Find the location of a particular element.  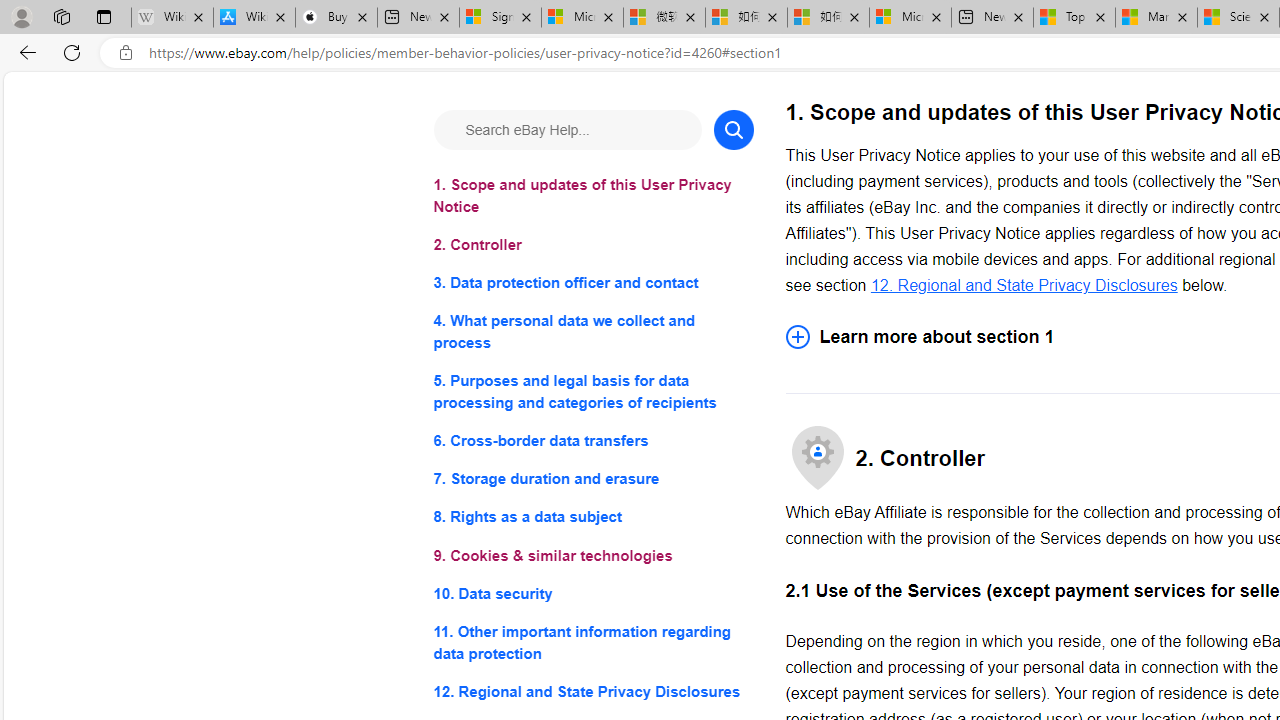

'1. Scope and updates of this User Privacy Notice' is located at coordinates (592, 196).